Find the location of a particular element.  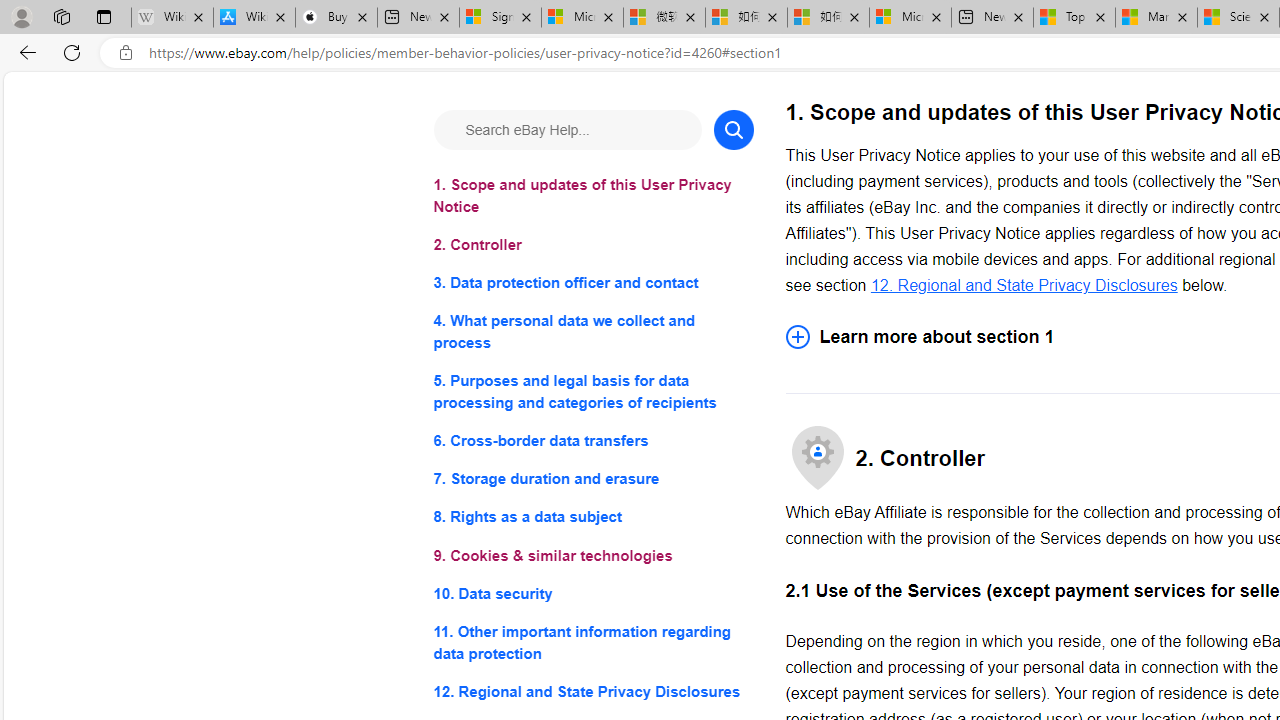

'1. Scope and updates of this User Privacy Notice' is located at coordinates (592, 196).